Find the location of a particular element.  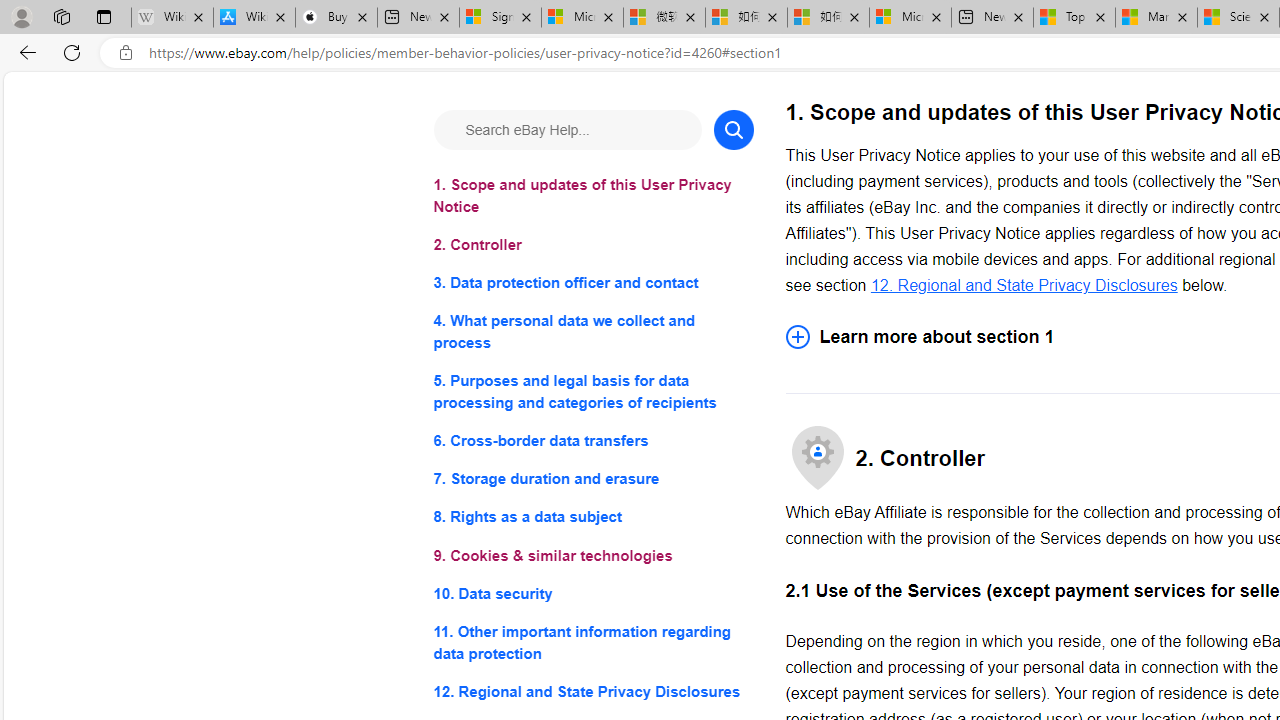

'1. Scope and updates of this User Privacy Notice' is located at coordinates (592, 196).